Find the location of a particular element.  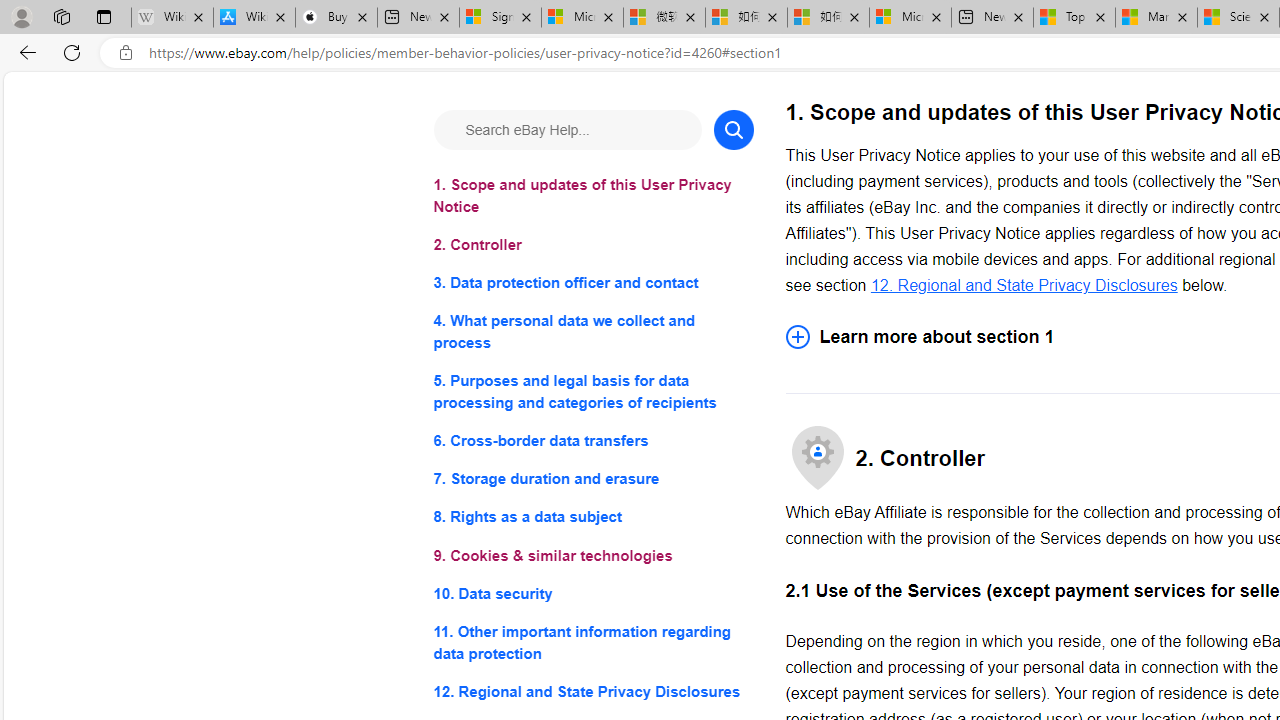

'1. Scope and updates of this User Privacy Notice' is located at coordinates (592, 196).